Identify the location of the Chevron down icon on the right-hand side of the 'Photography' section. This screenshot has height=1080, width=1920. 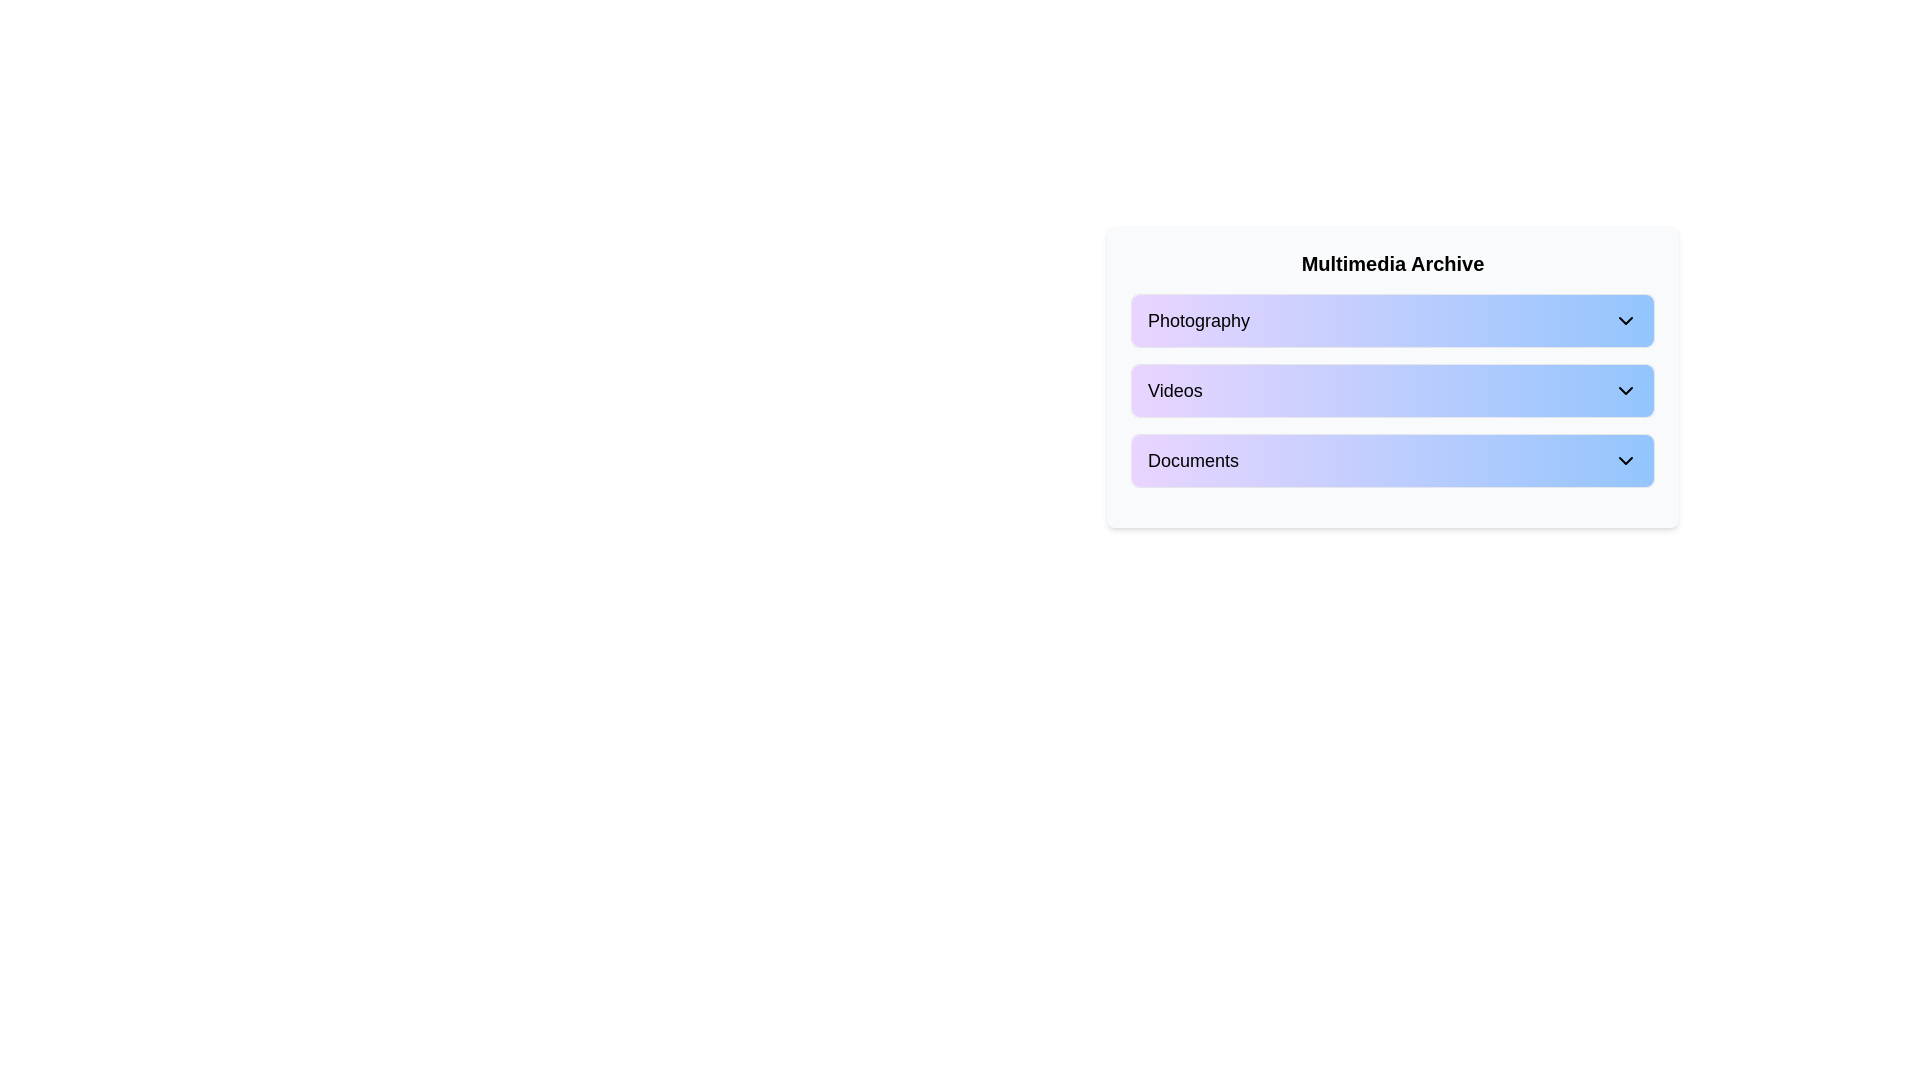
(1626, 319).